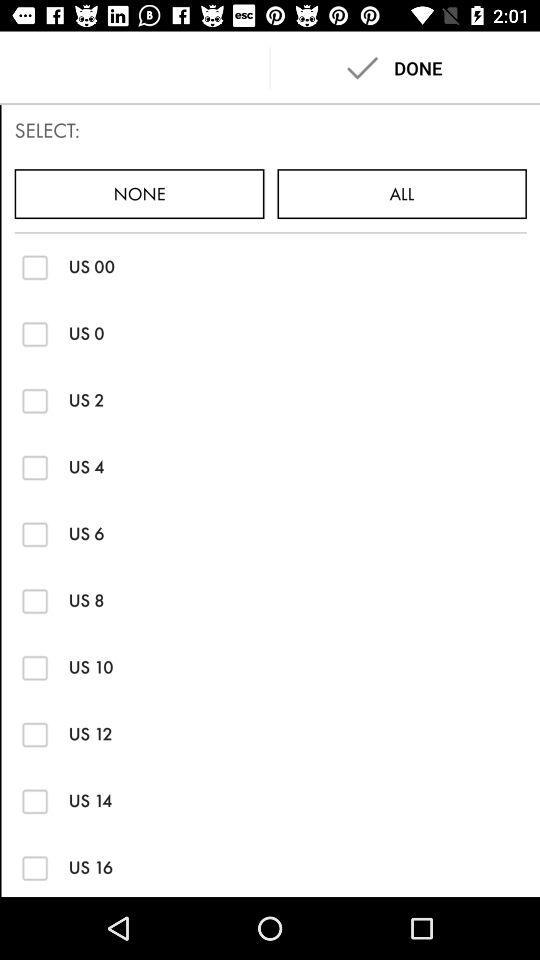 This screenshot has height=960, width=540. I want to click on check the box, so click(35, 533).